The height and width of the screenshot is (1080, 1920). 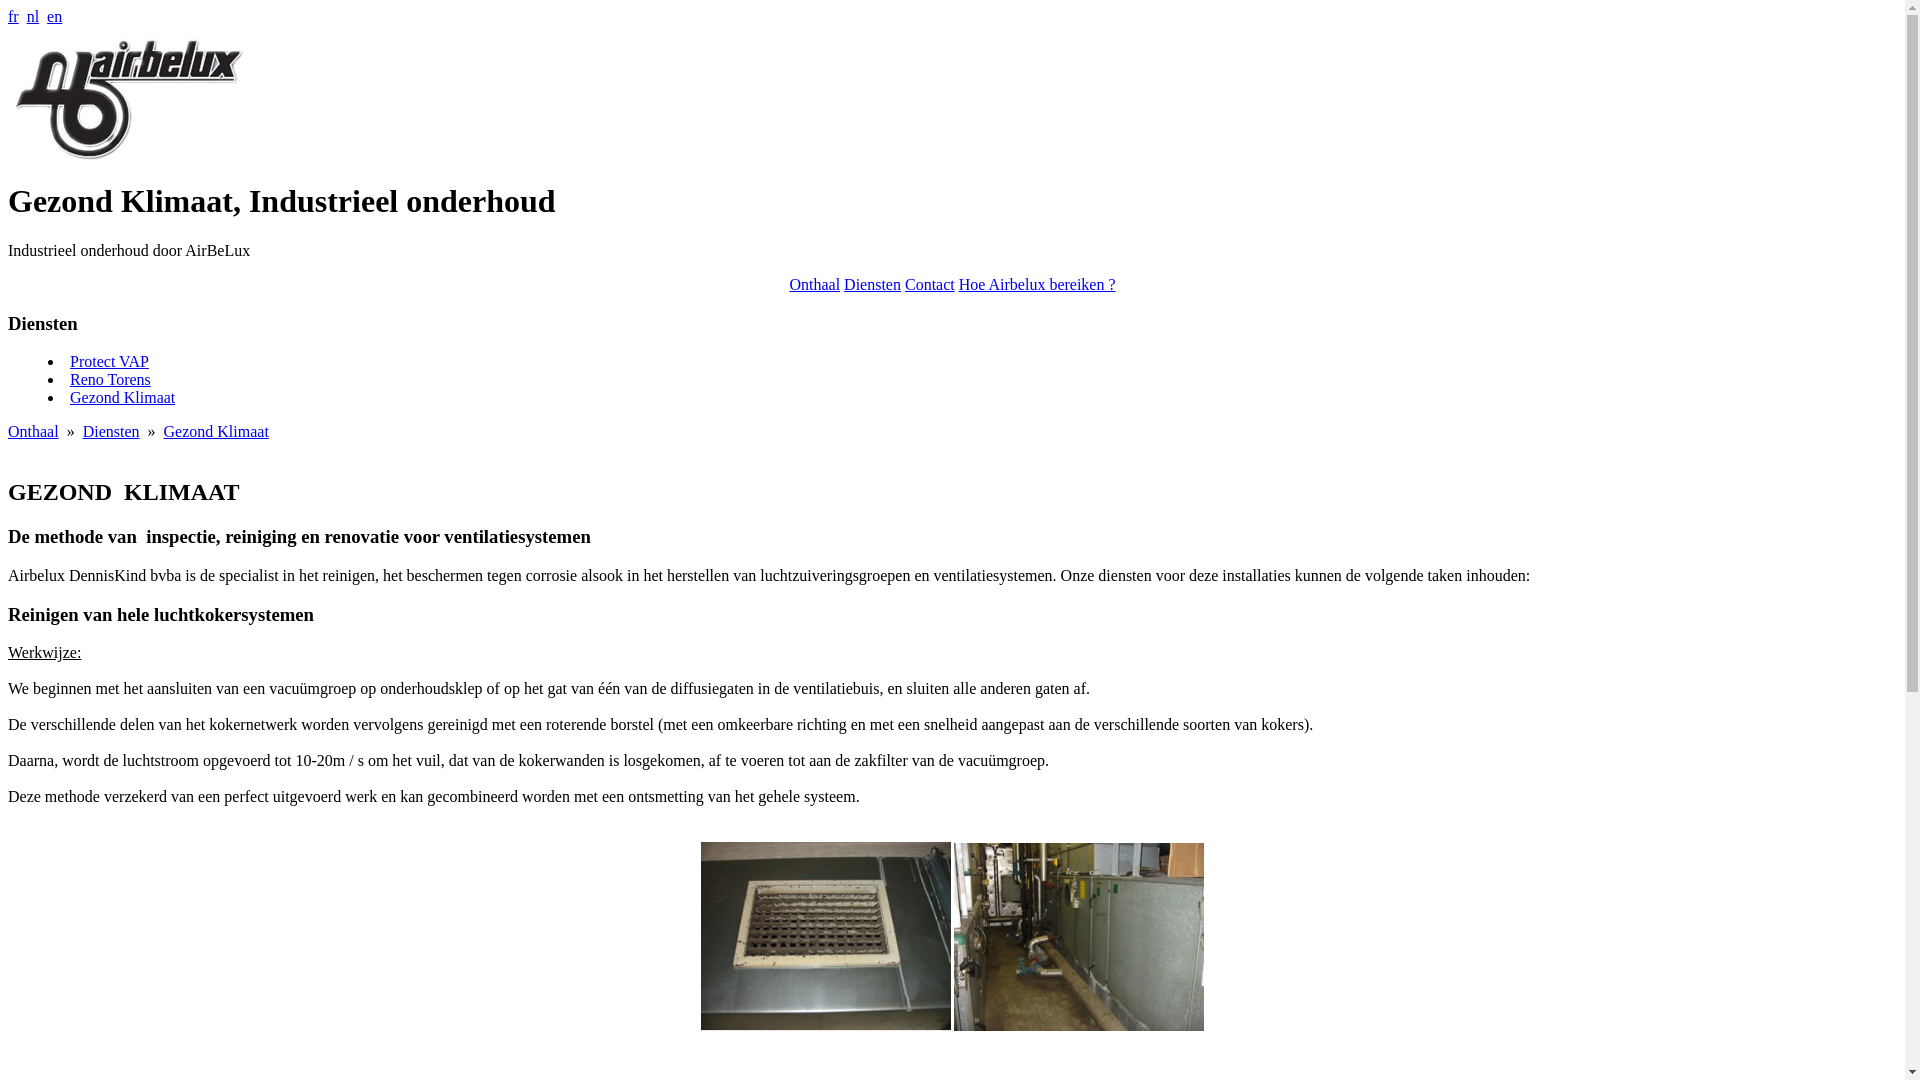 I want to click on 'nl', so click(x=27, y=16).